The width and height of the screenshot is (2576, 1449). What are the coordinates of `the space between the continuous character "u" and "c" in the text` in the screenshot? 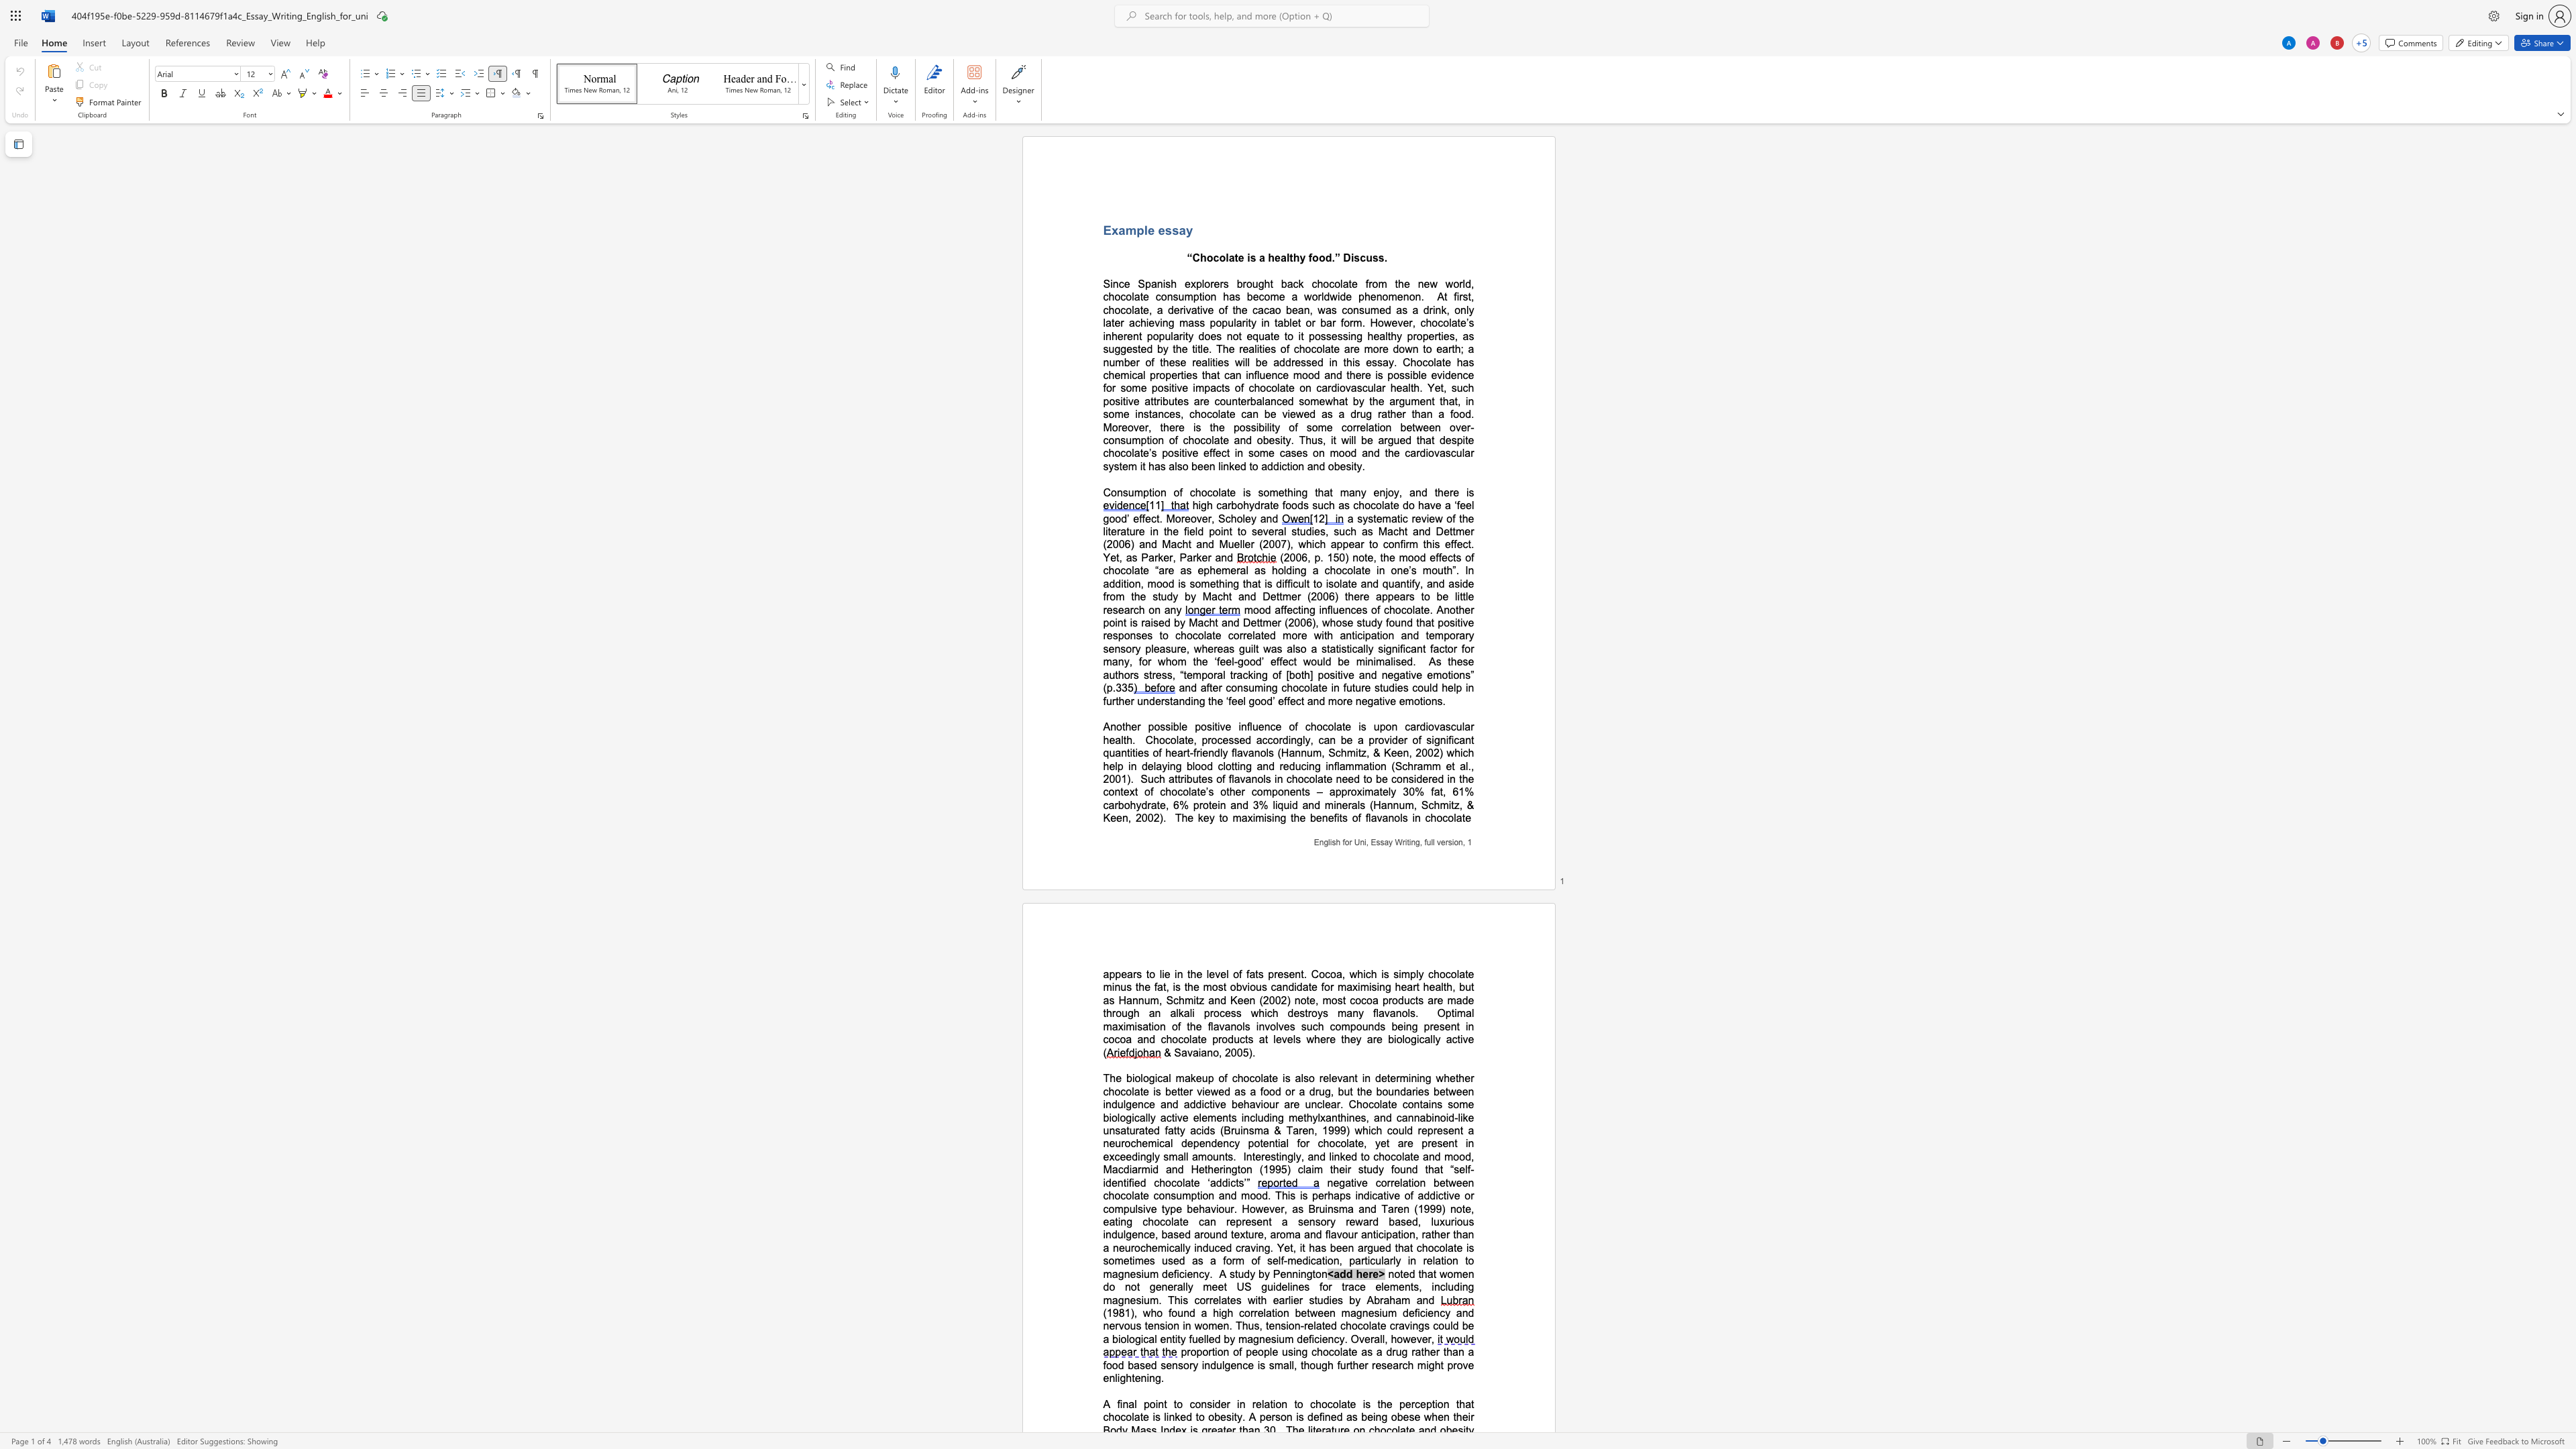 It's located at (1300, 765).